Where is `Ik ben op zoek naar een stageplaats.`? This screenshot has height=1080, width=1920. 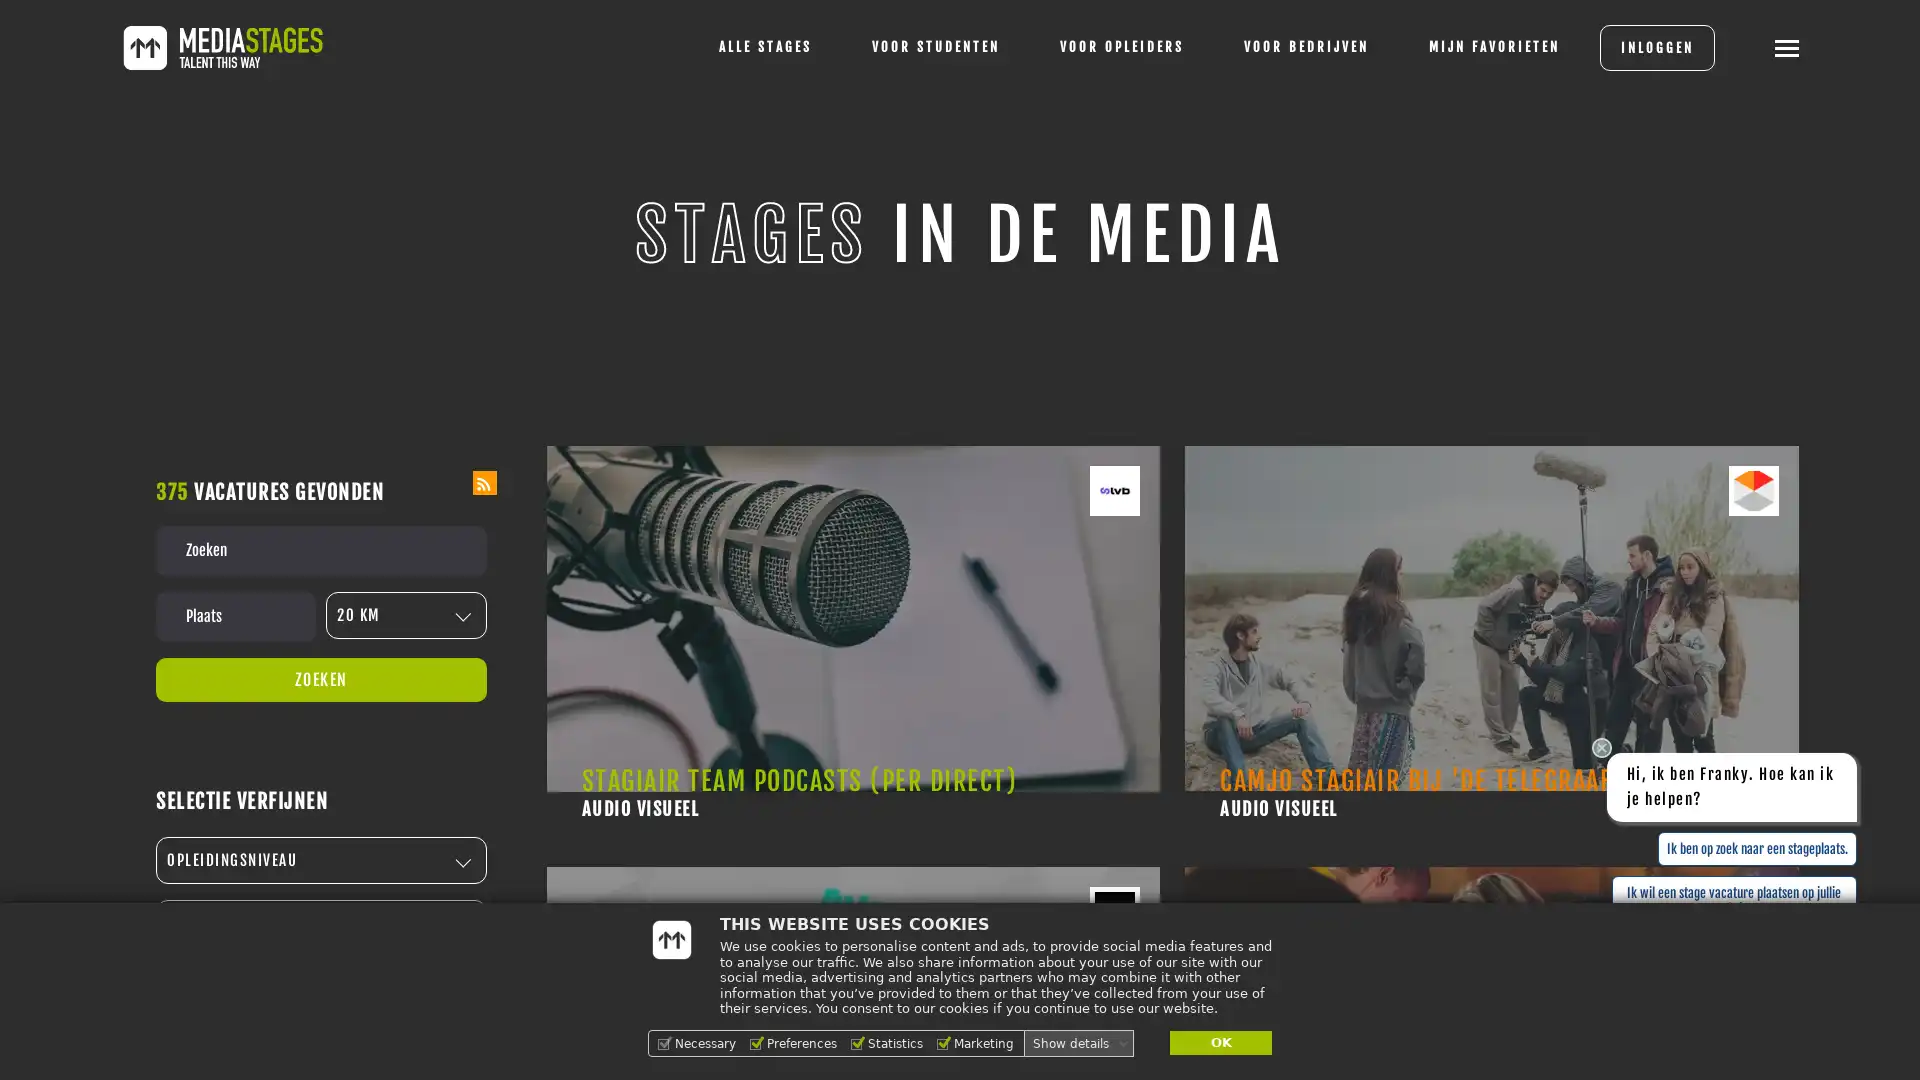 Ik ben op zoek naar een stageplaats. is located at coordinates (1755, 848).